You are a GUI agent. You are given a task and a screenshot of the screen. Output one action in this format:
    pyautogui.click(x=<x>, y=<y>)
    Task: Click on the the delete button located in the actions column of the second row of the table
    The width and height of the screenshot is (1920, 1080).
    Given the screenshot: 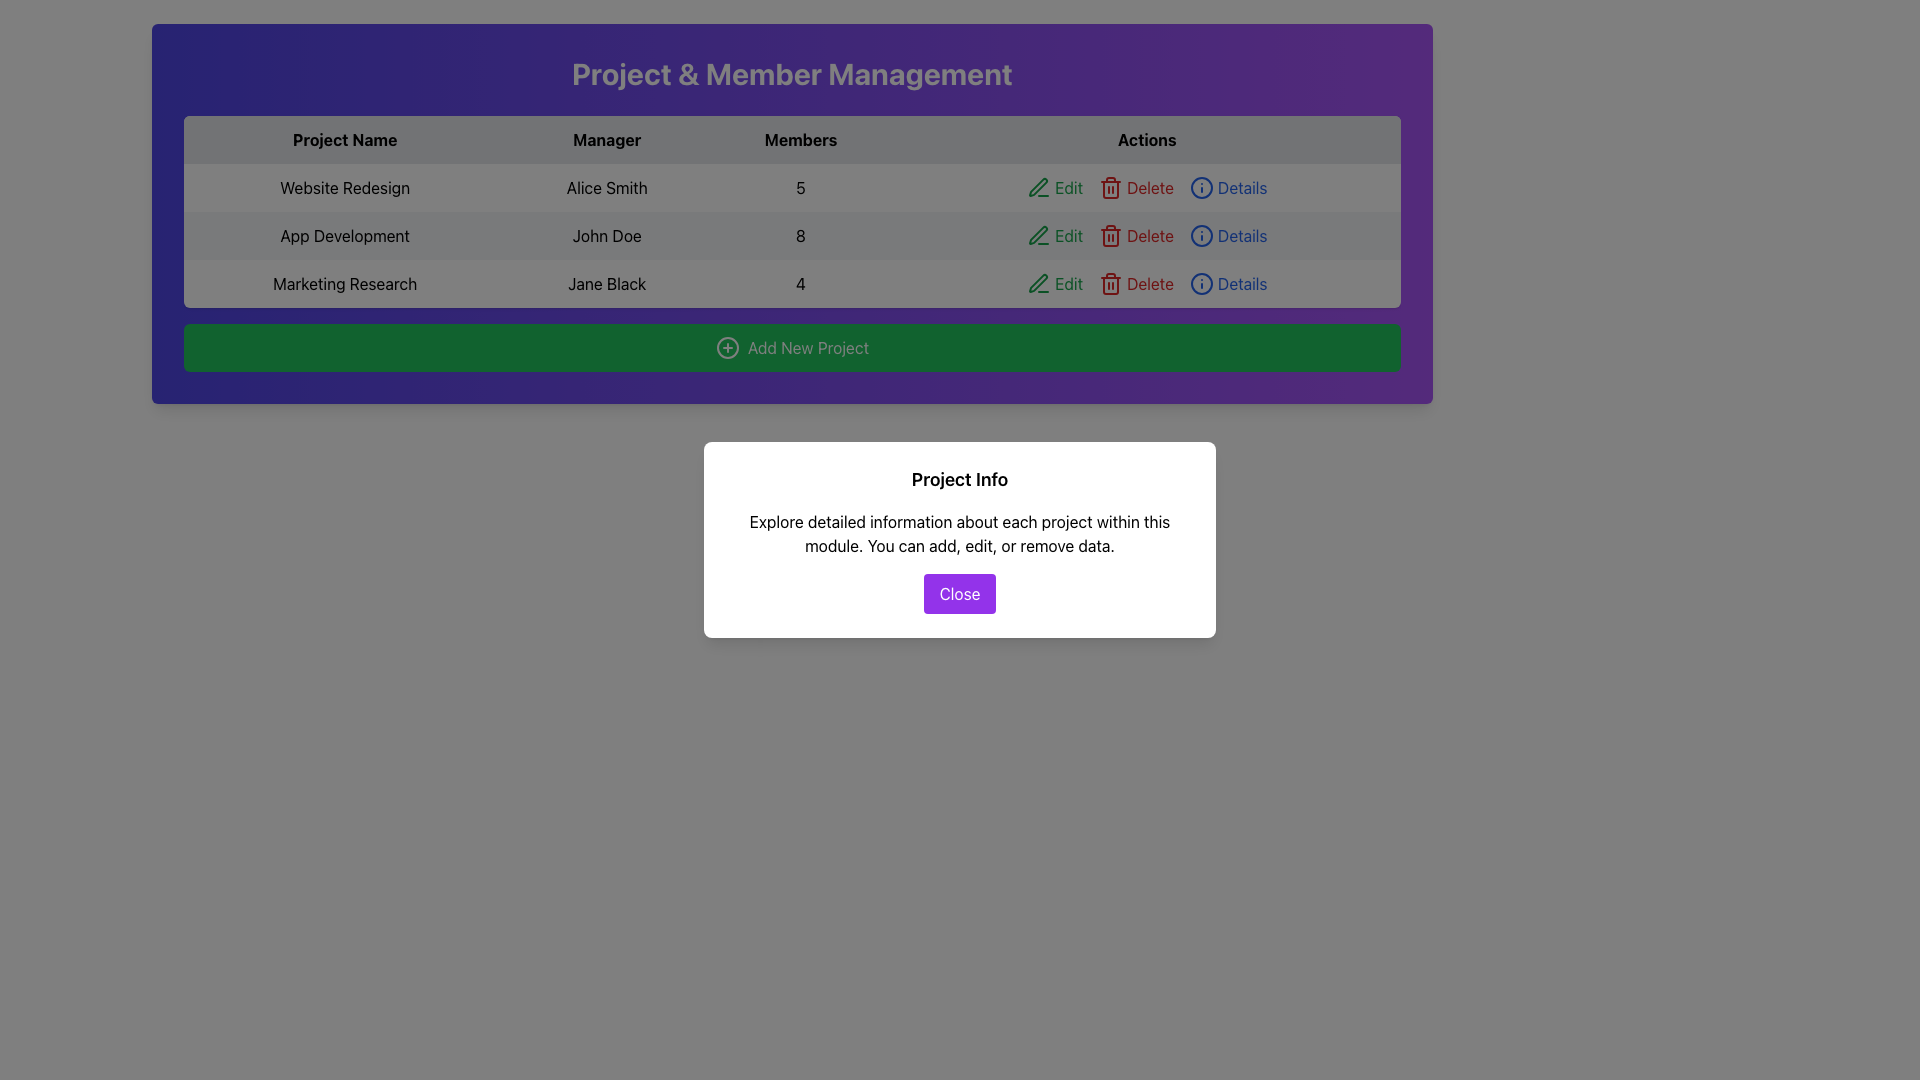 What is the action you would take?
    pyautogui.click(x=1136, y=188)
    